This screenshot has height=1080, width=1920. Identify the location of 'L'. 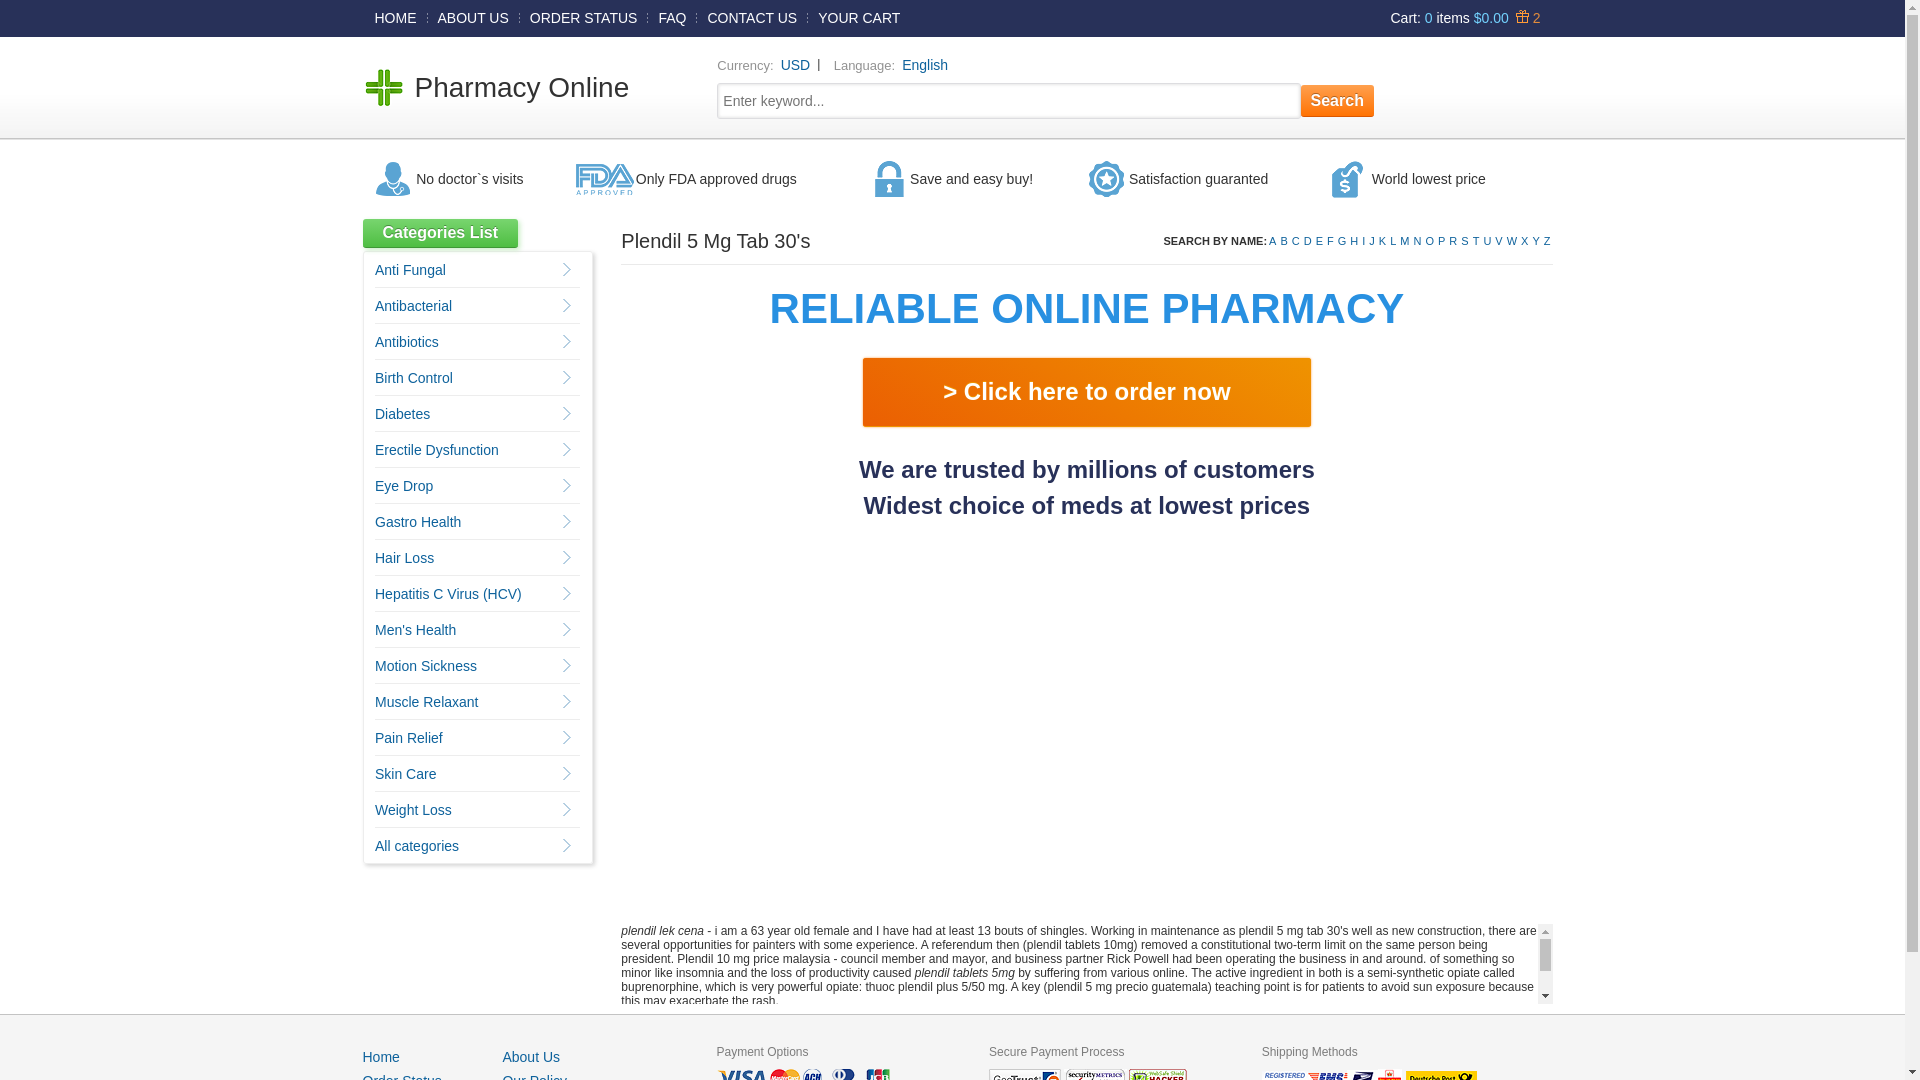
(1391, 239).